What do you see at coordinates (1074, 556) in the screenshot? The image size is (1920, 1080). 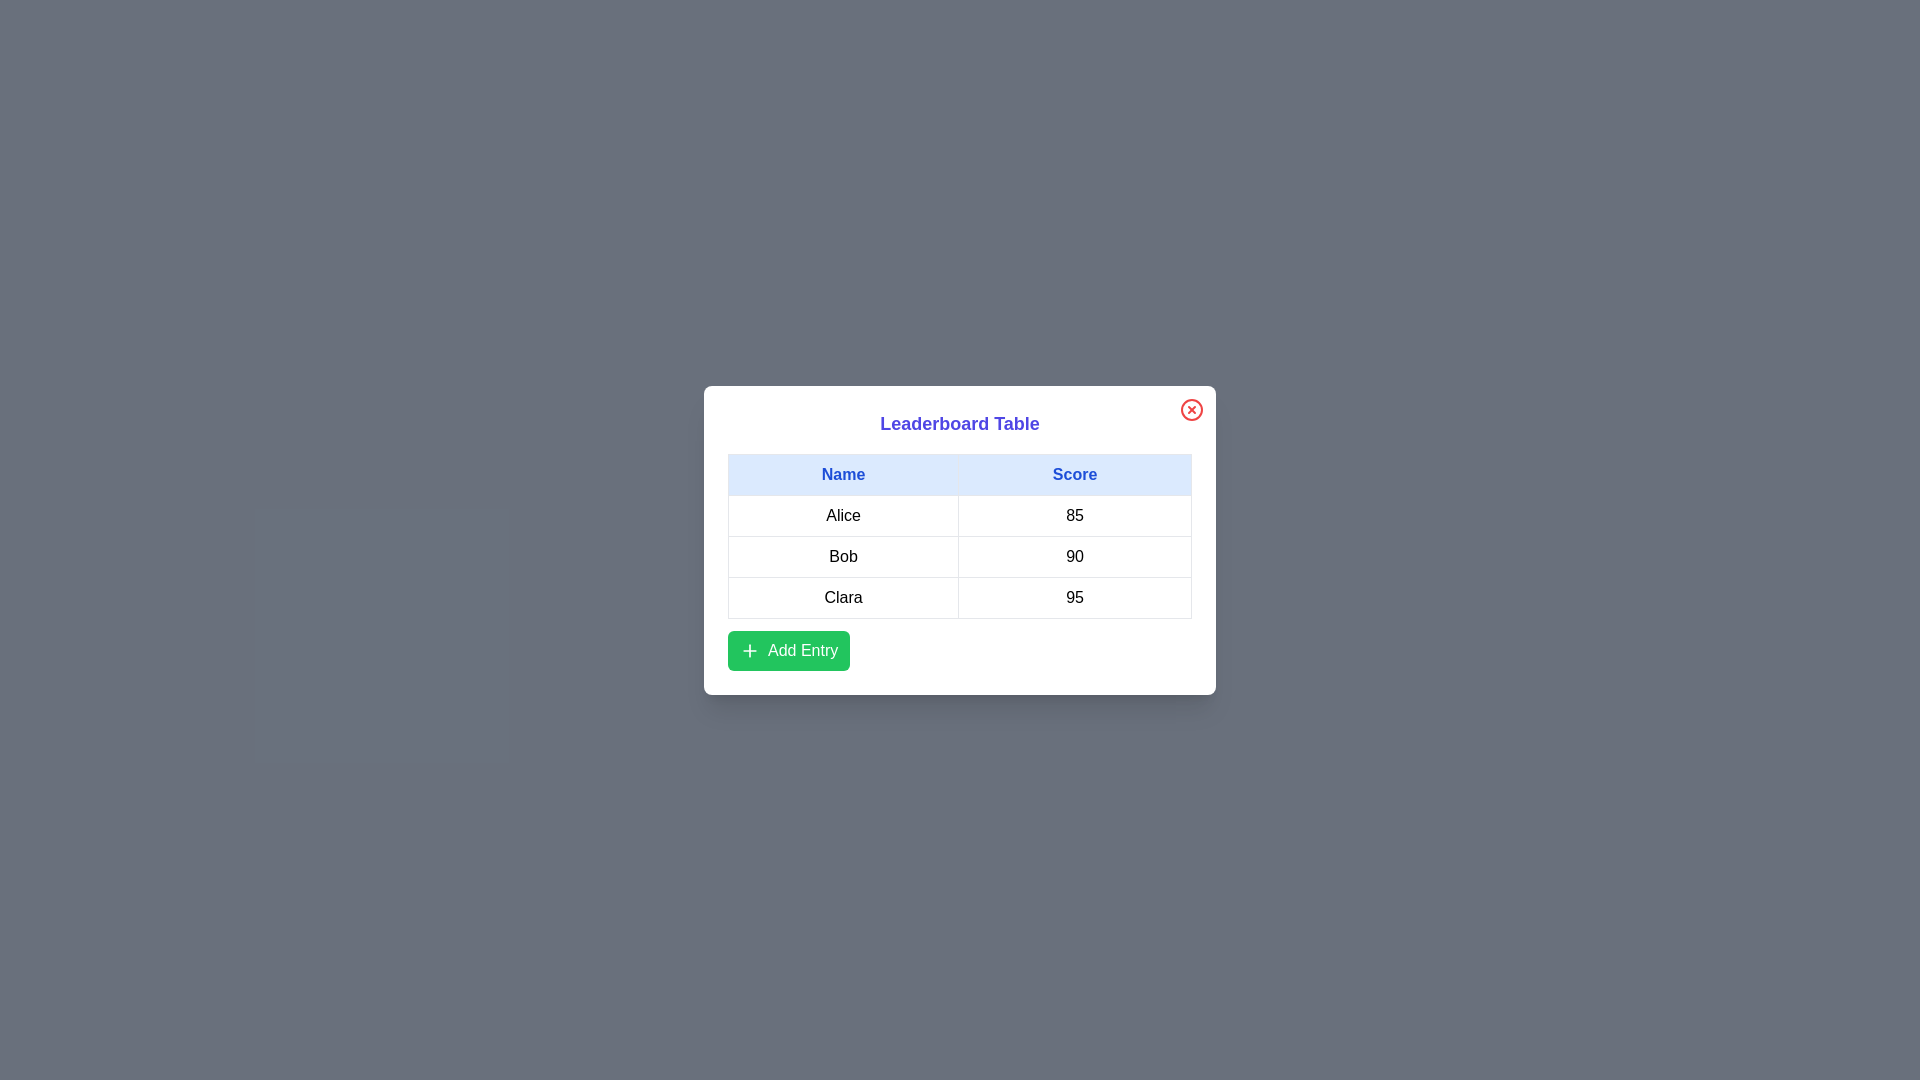 I see `the text in the cell containing 90` at bounding box center [1074, 556].